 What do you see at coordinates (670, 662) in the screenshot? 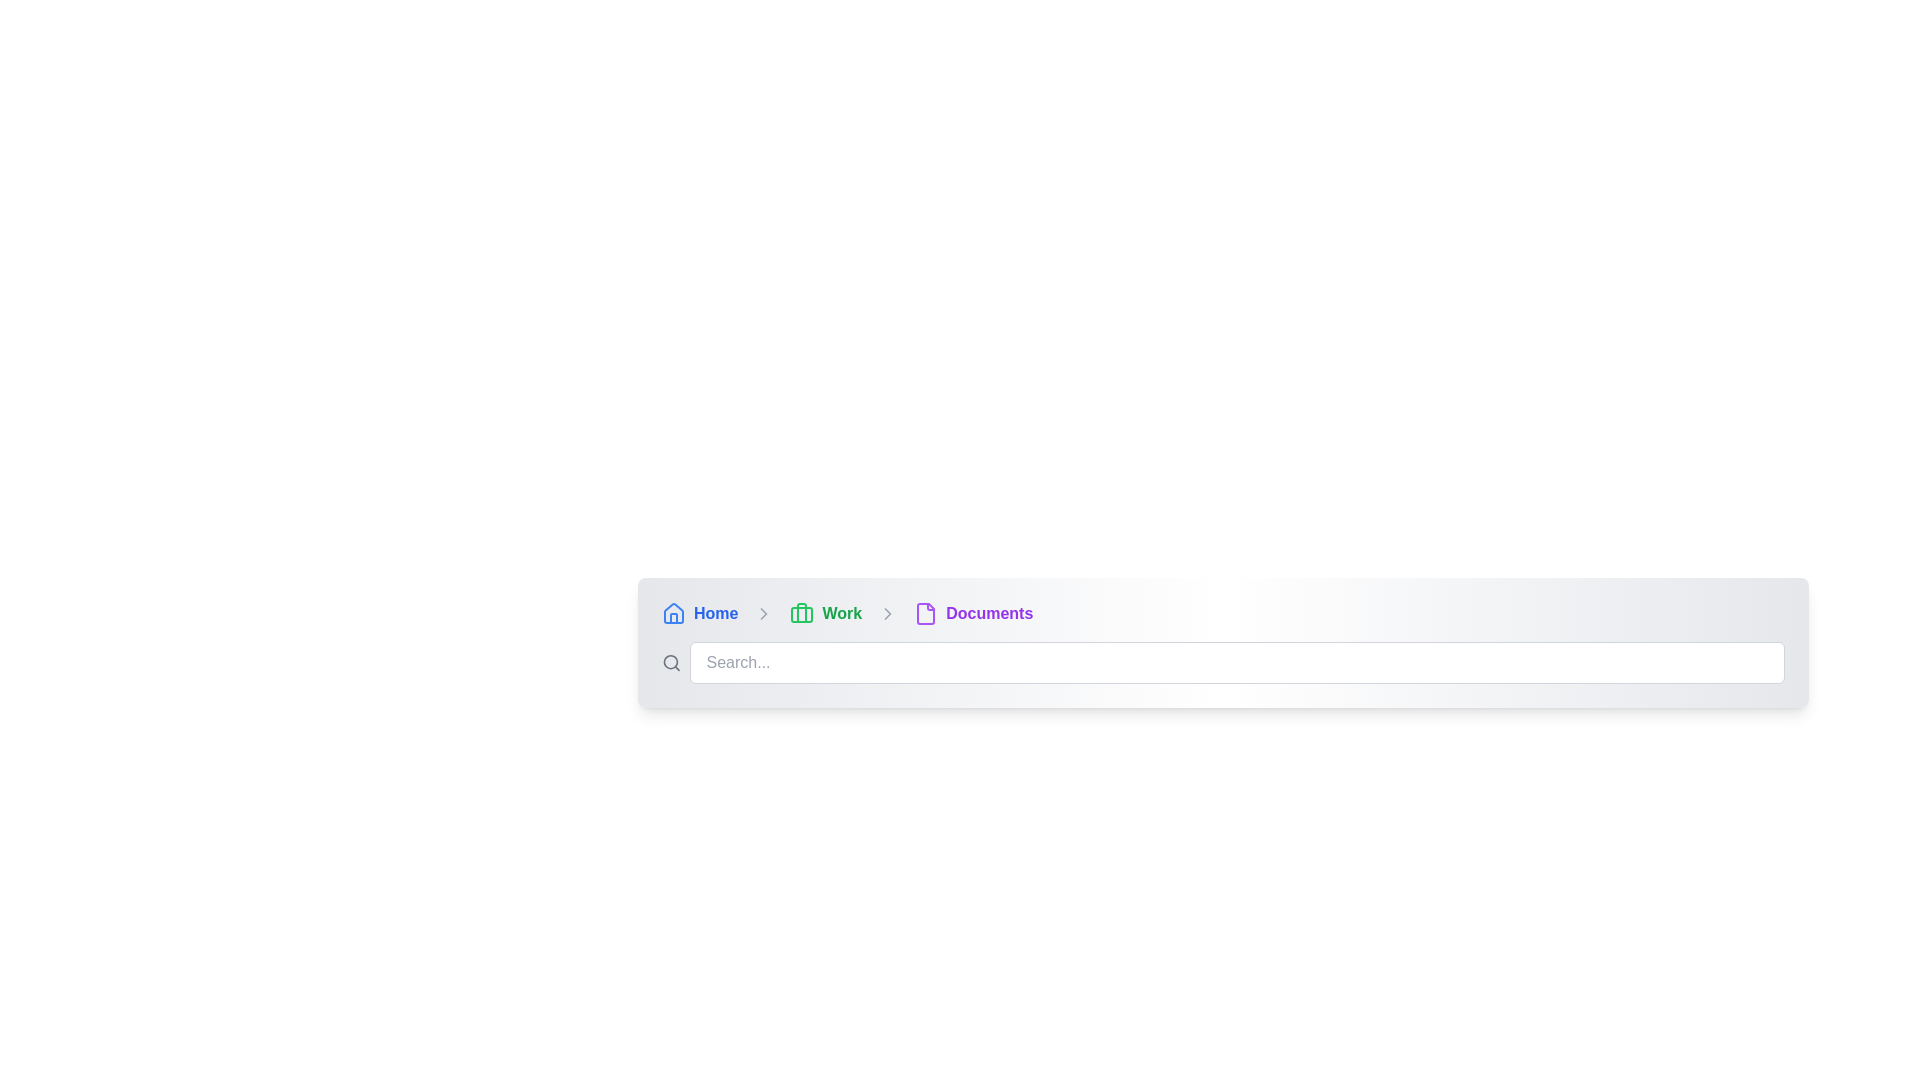
I see `the lens component of the search button's magnifying glass icon, which is located adjacent to the input field for searching, on the right side of a navigation breadcrumb` at bounding box center [670, 662].